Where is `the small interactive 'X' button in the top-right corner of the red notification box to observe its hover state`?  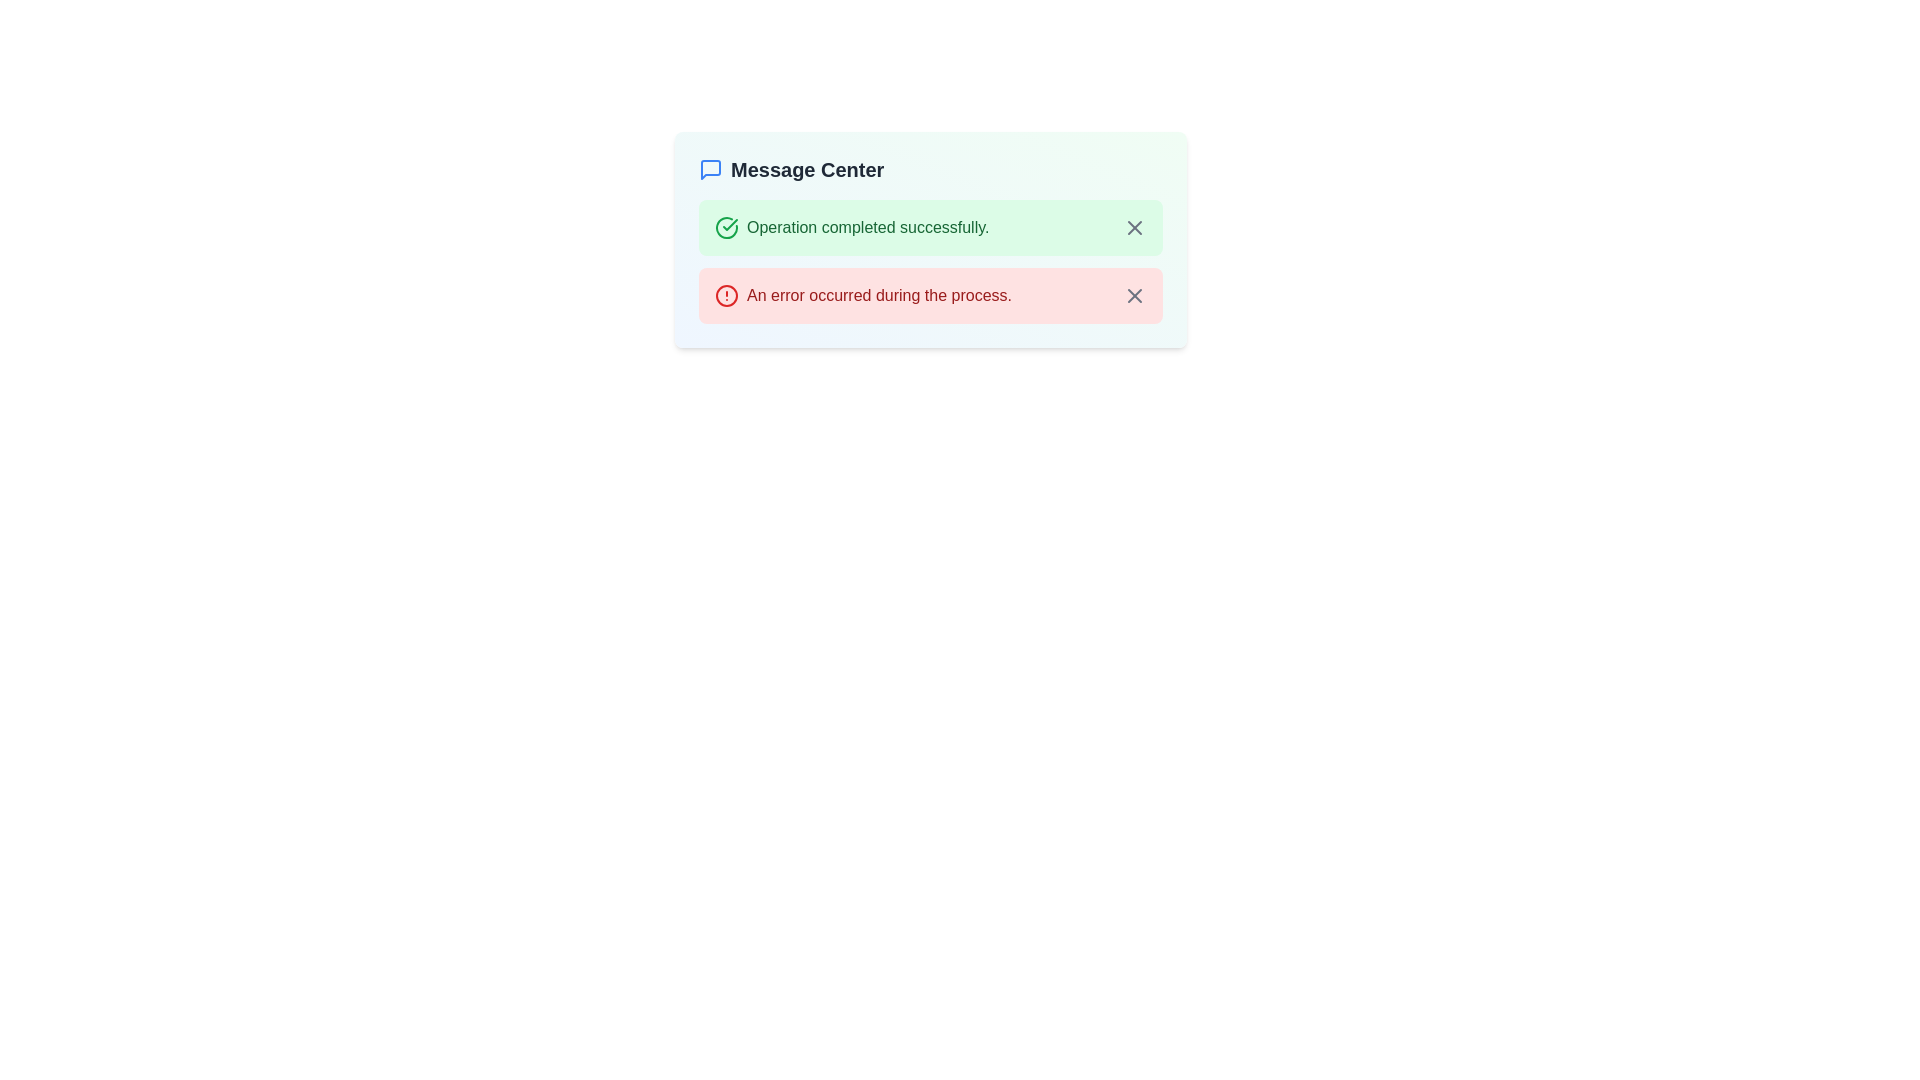 the small interactive 'X' button in the top-right corner of the red notification box to observe its hover state is located at coordinates (1134, 296).